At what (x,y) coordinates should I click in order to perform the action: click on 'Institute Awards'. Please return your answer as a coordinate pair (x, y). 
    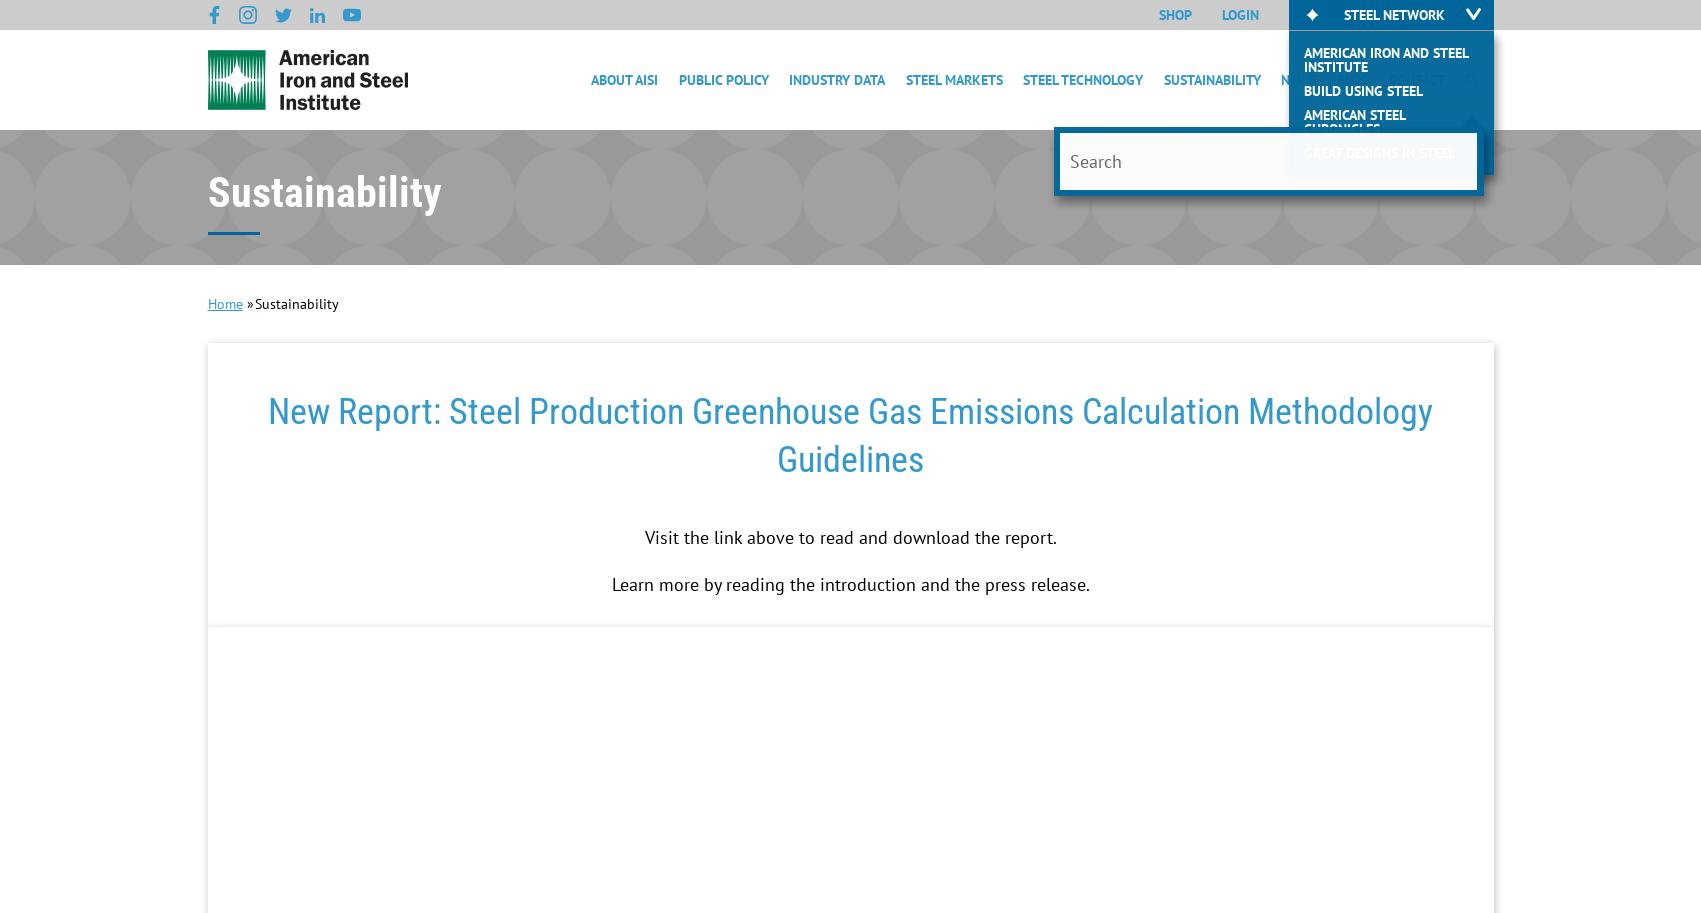
    Looking at the image, I should click on (648, 341).